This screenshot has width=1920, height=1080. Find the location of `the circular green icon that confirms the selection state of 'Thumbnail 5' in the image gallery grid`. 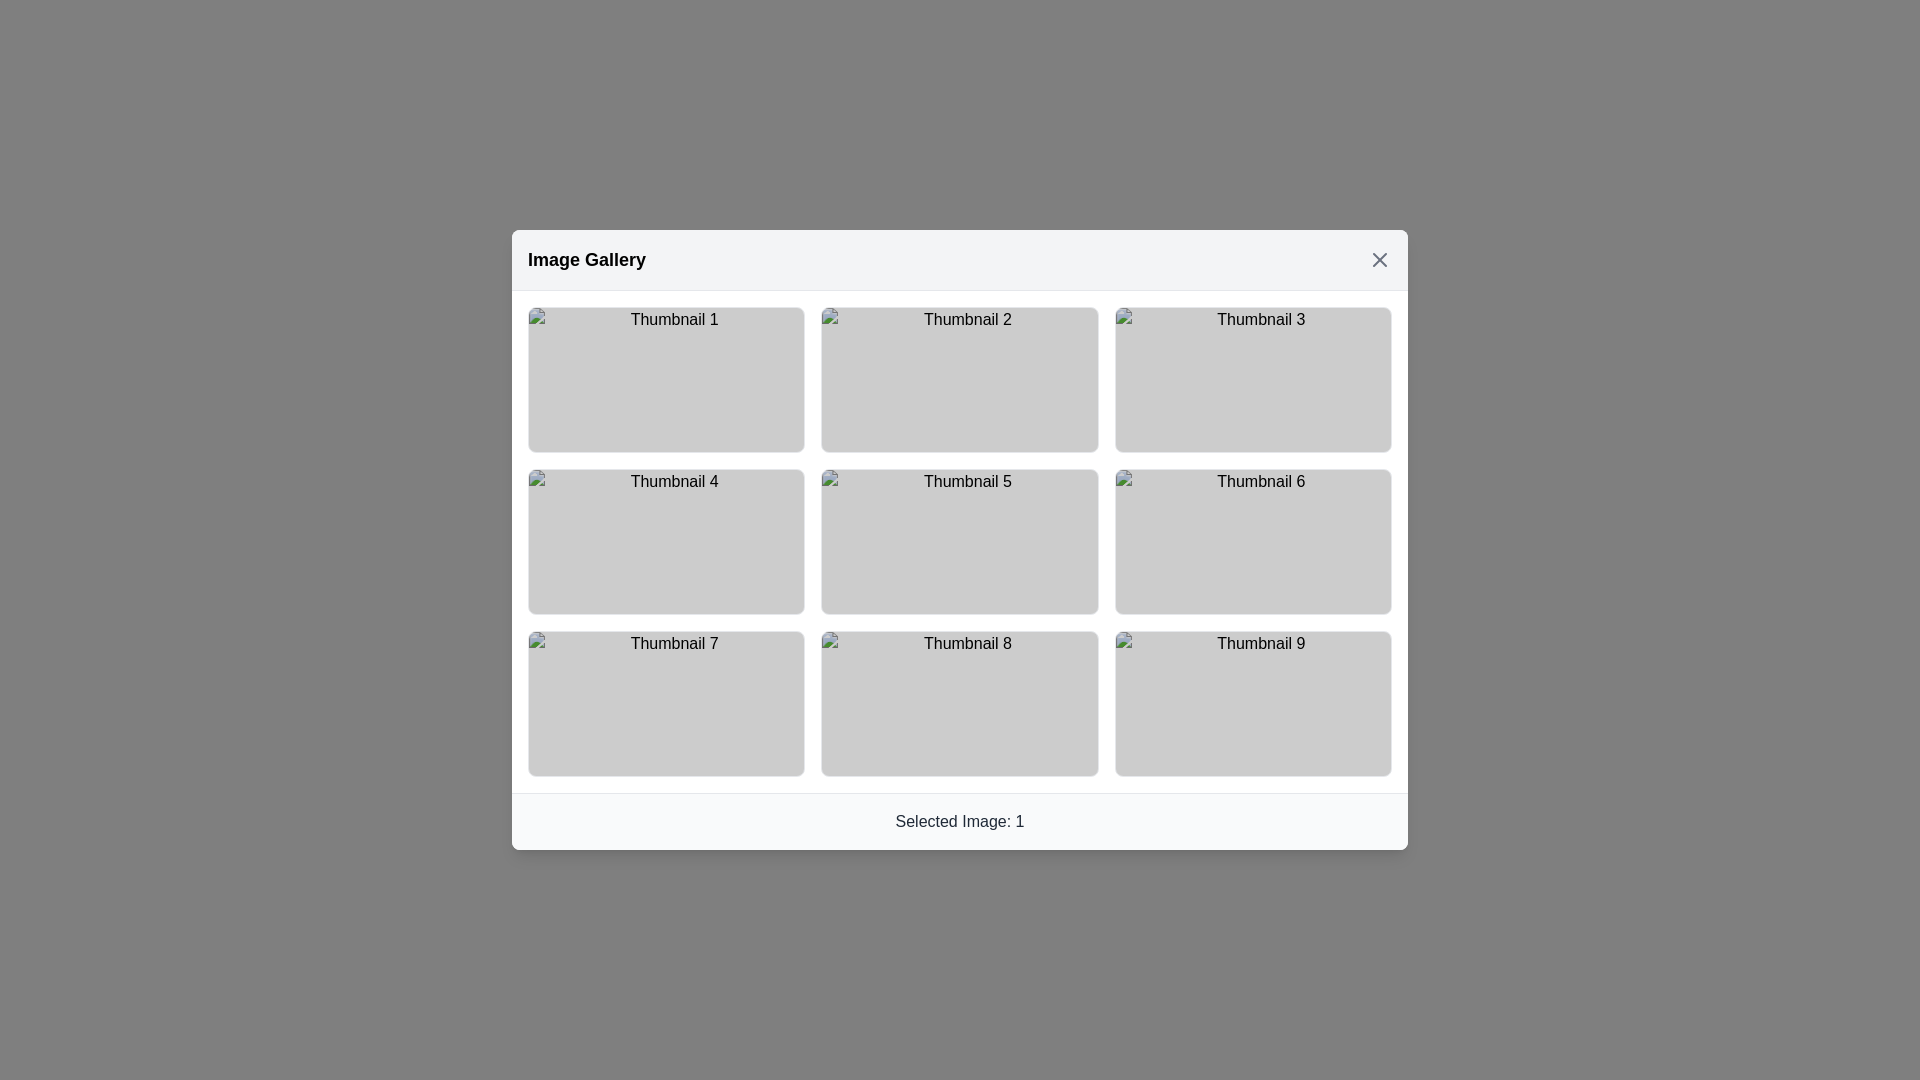

the circular green icon that confirms the selection state of 'Thumbnail 5' in the image gallery grid is located at coordinates (964, 536).